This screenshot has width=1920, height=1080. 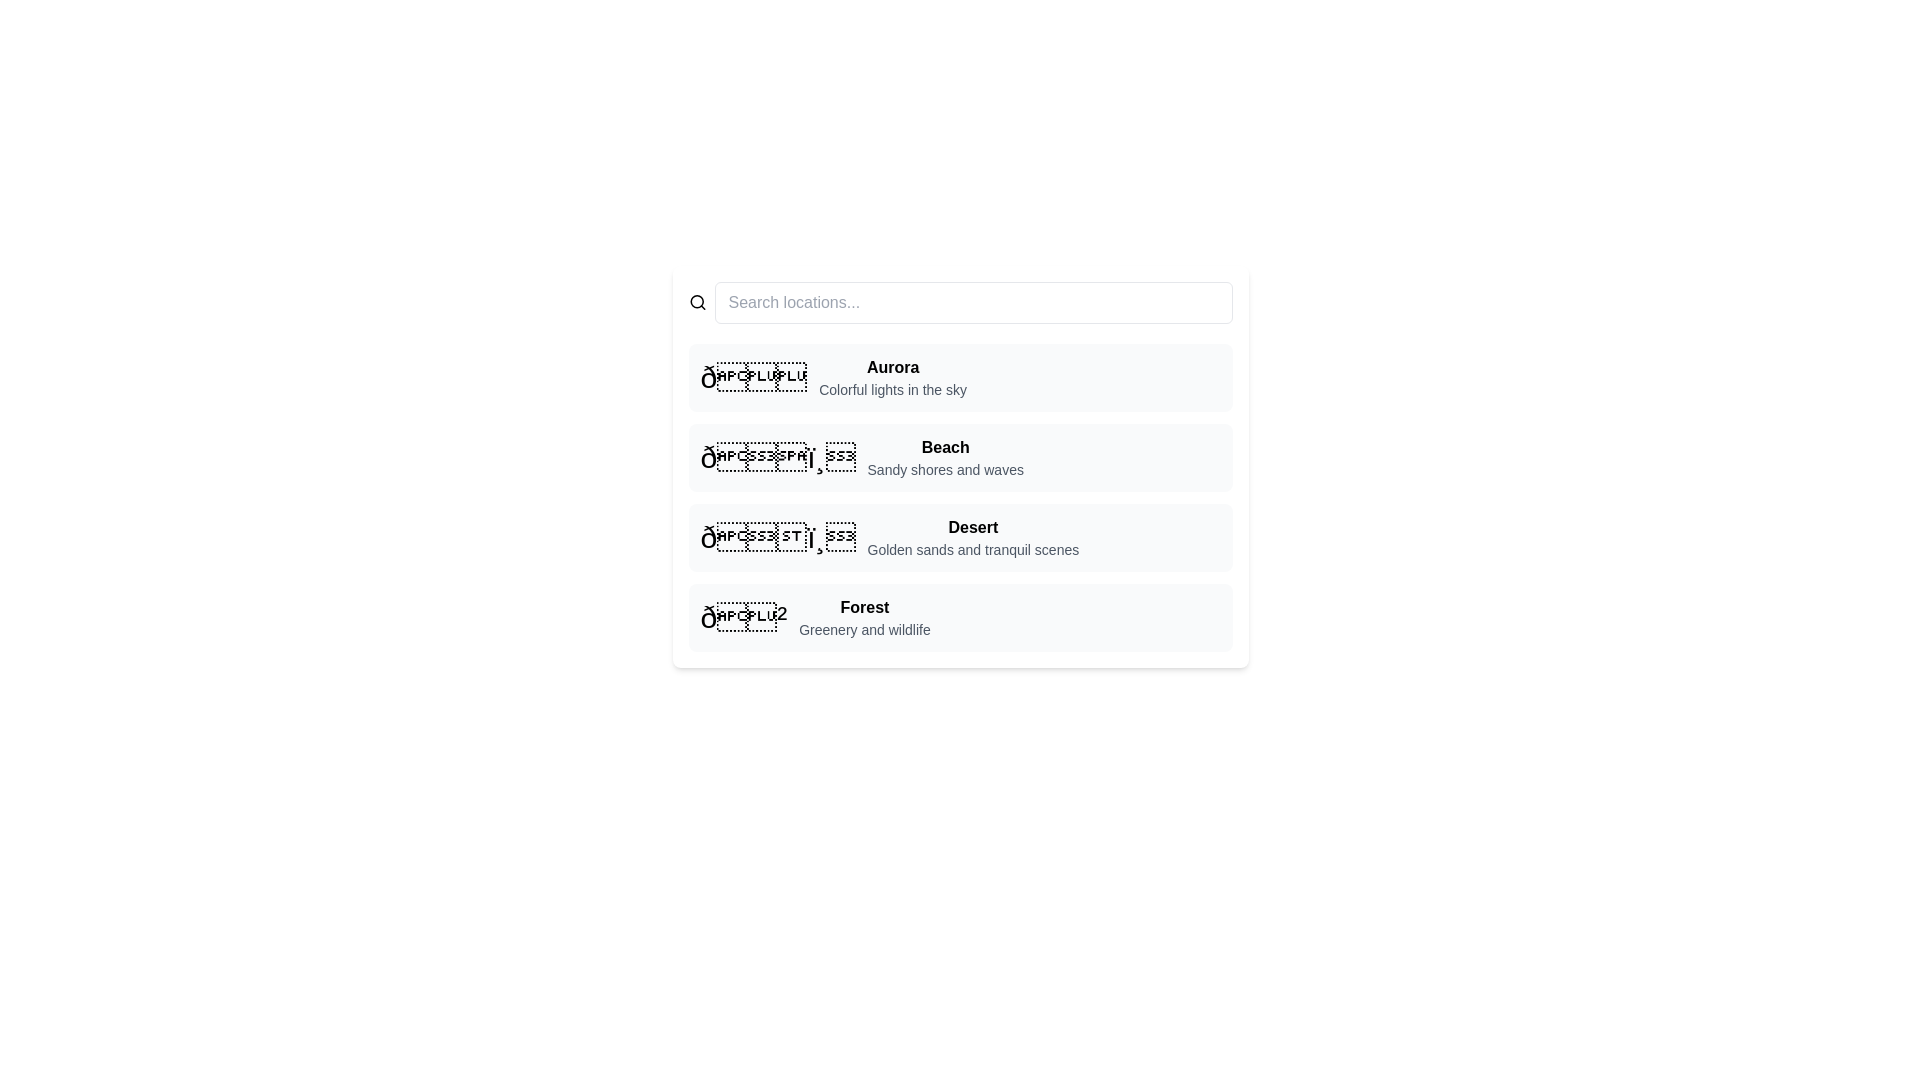 What do you see at coordinates (742, 616) in the screenshot?
I see `the decorative icon representing the concept of a forest, located to the left of the text 'Forest' and the subtitle 'Greenery and wildlife' within the fourth list item of a vertical list` at bounding box center [742, 616].